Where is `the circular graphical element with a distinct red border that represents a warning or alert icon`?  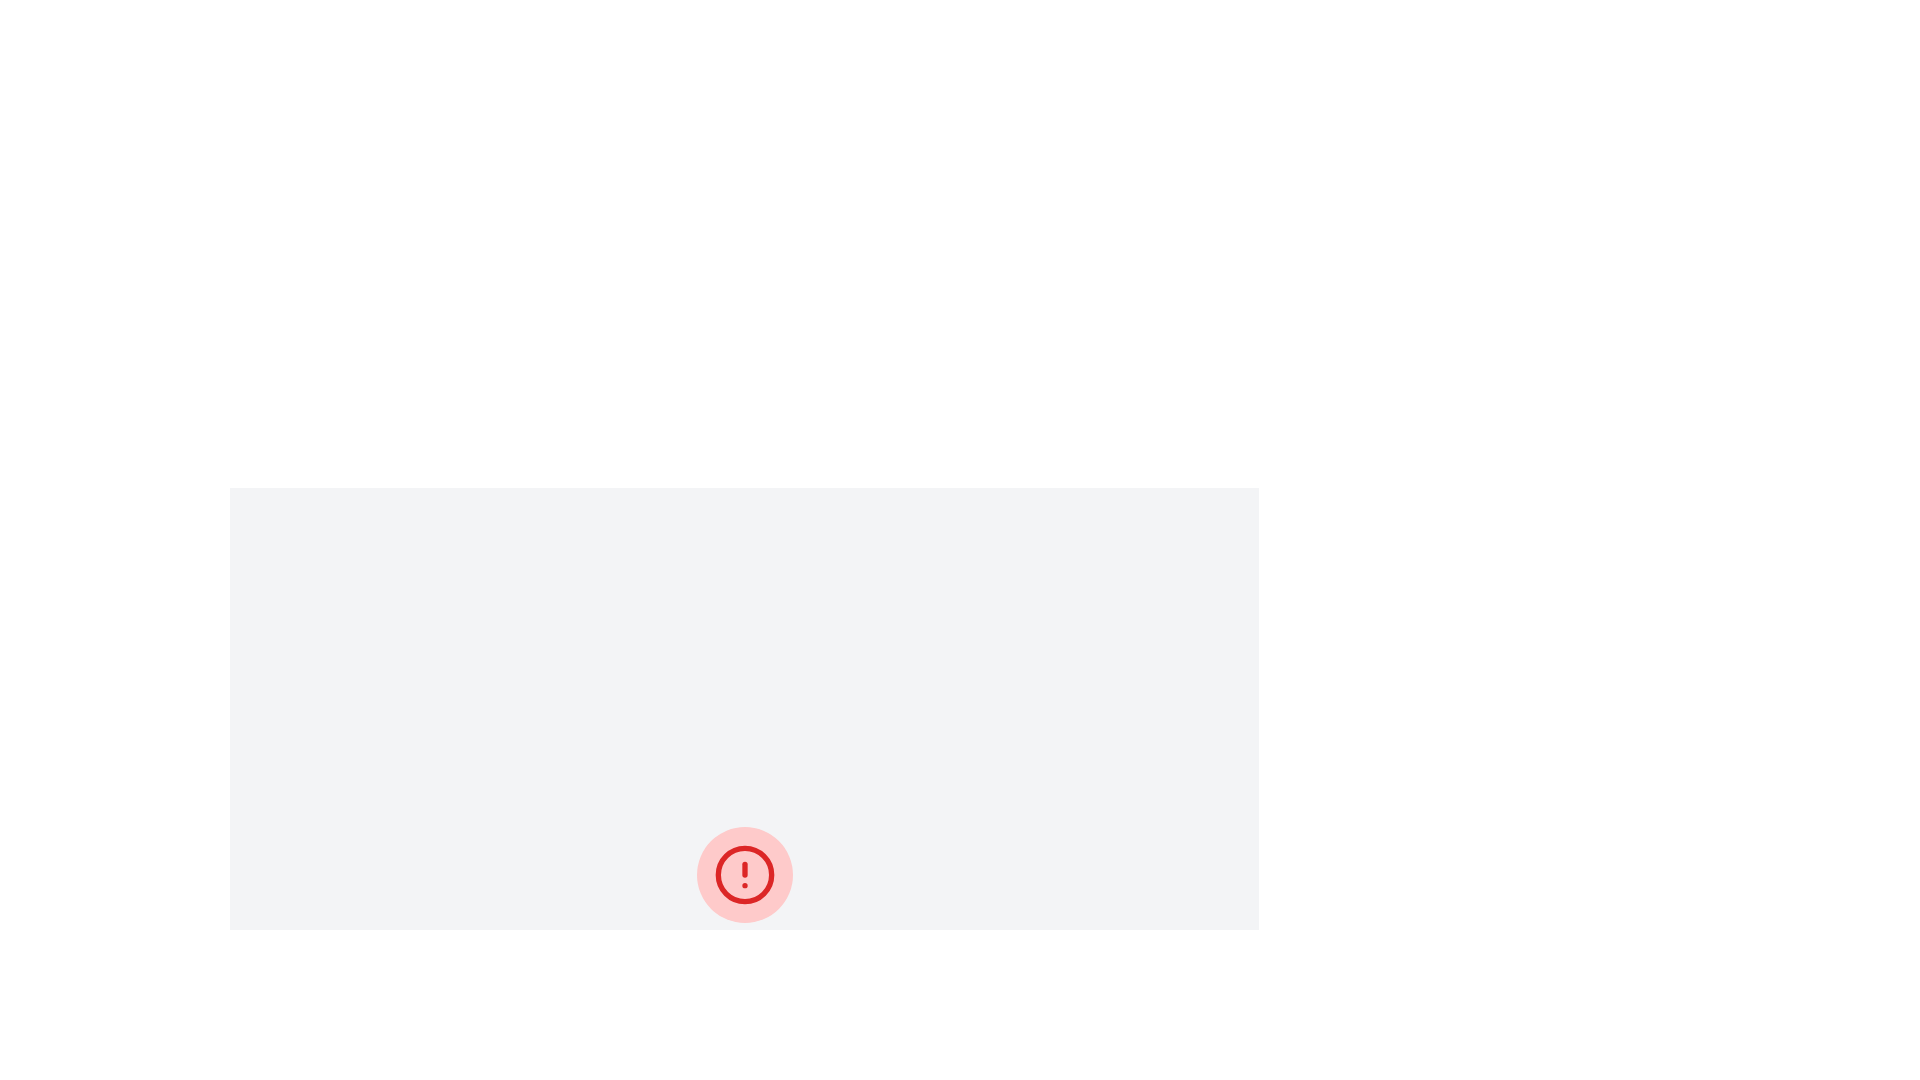 the circular graphical element with a distinct red border that represents a warning or alert icon is located at coordinates (743, 874).